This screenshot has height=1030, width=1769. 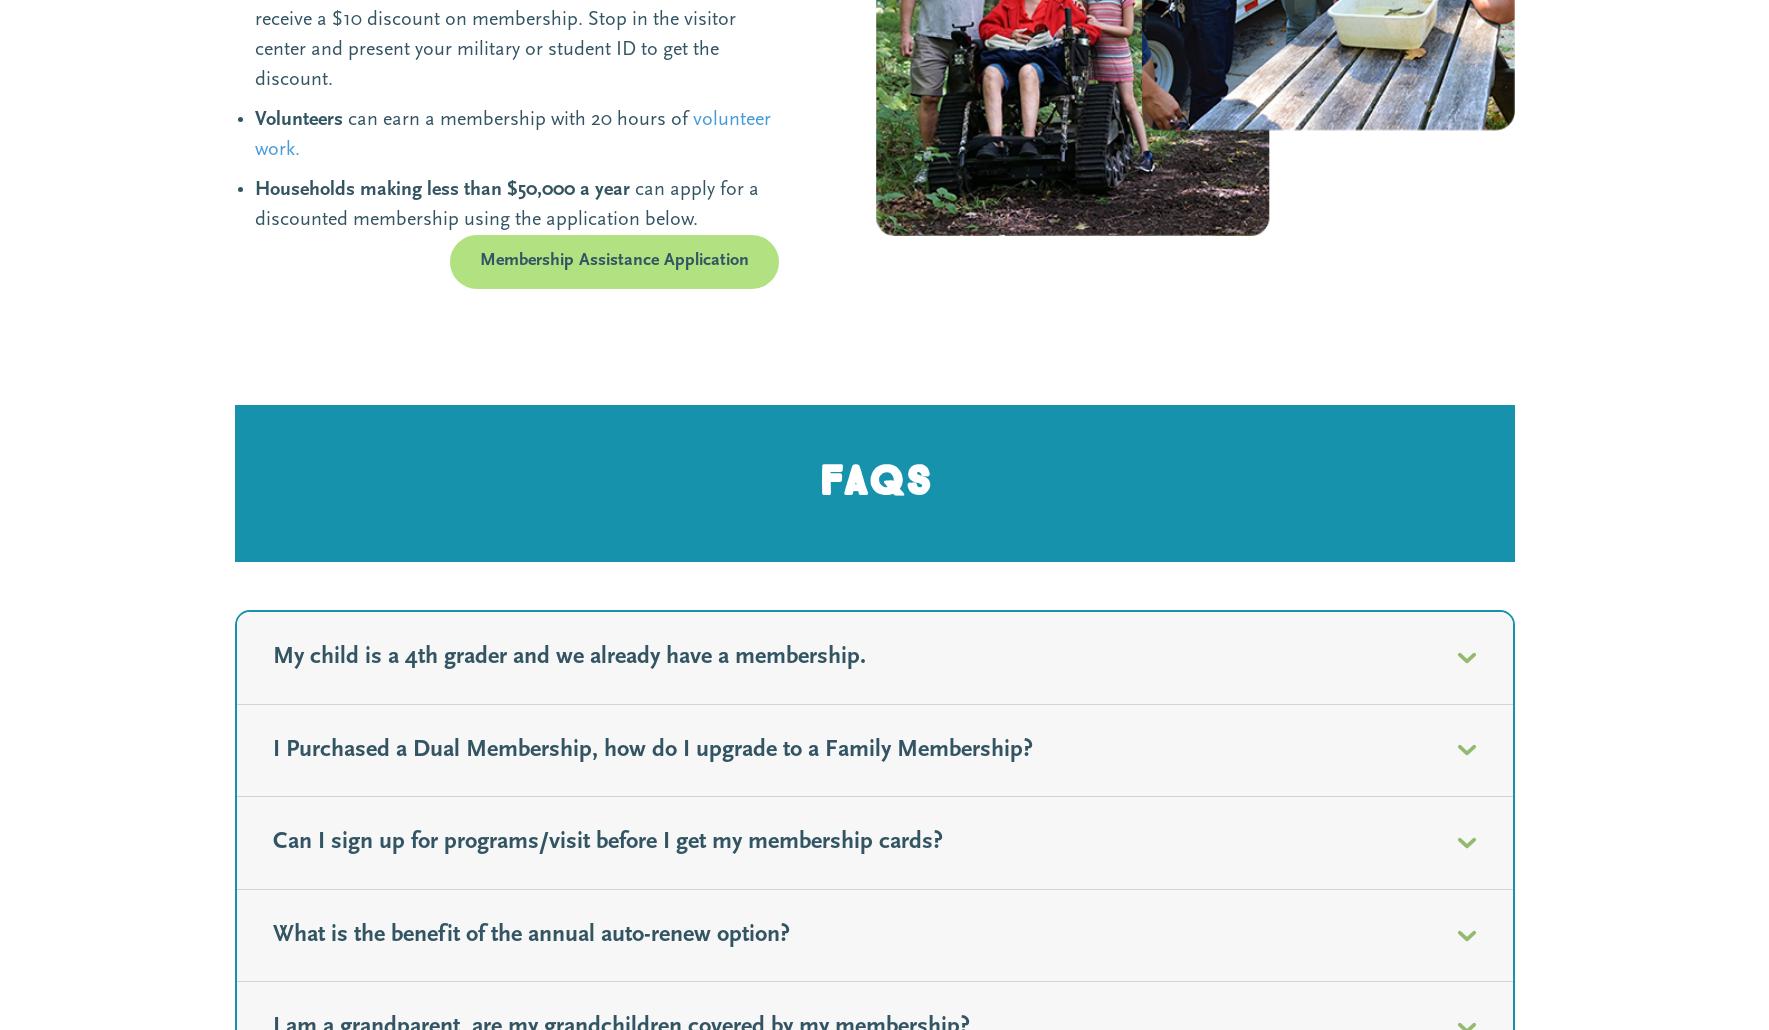 I want to click on 'What is the benefit of the annual auto-renew option?', so click(x=530, y=934).